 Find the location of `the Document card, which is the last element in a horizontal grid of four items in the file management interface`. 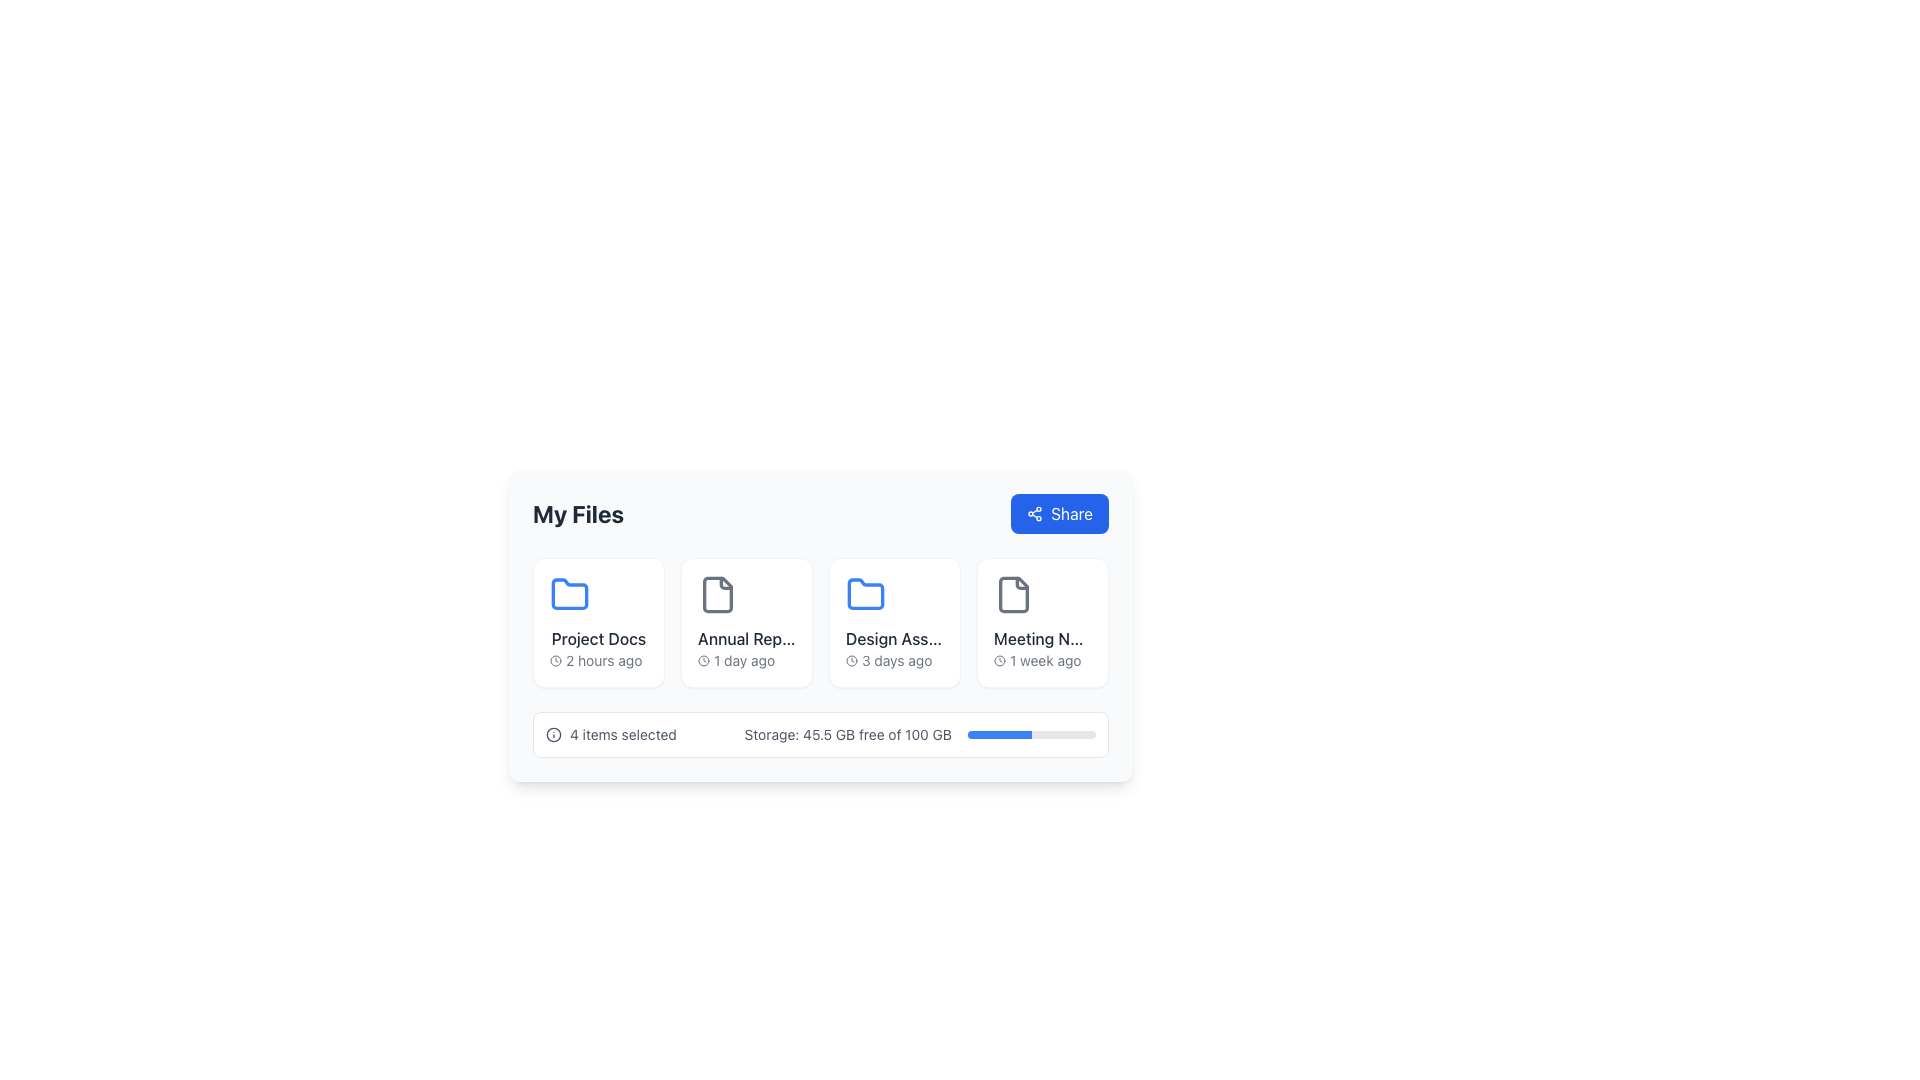

the Document card, which is the last element in a horizontal grid of four items in the file management interface is located at coordinates (1041, 622).